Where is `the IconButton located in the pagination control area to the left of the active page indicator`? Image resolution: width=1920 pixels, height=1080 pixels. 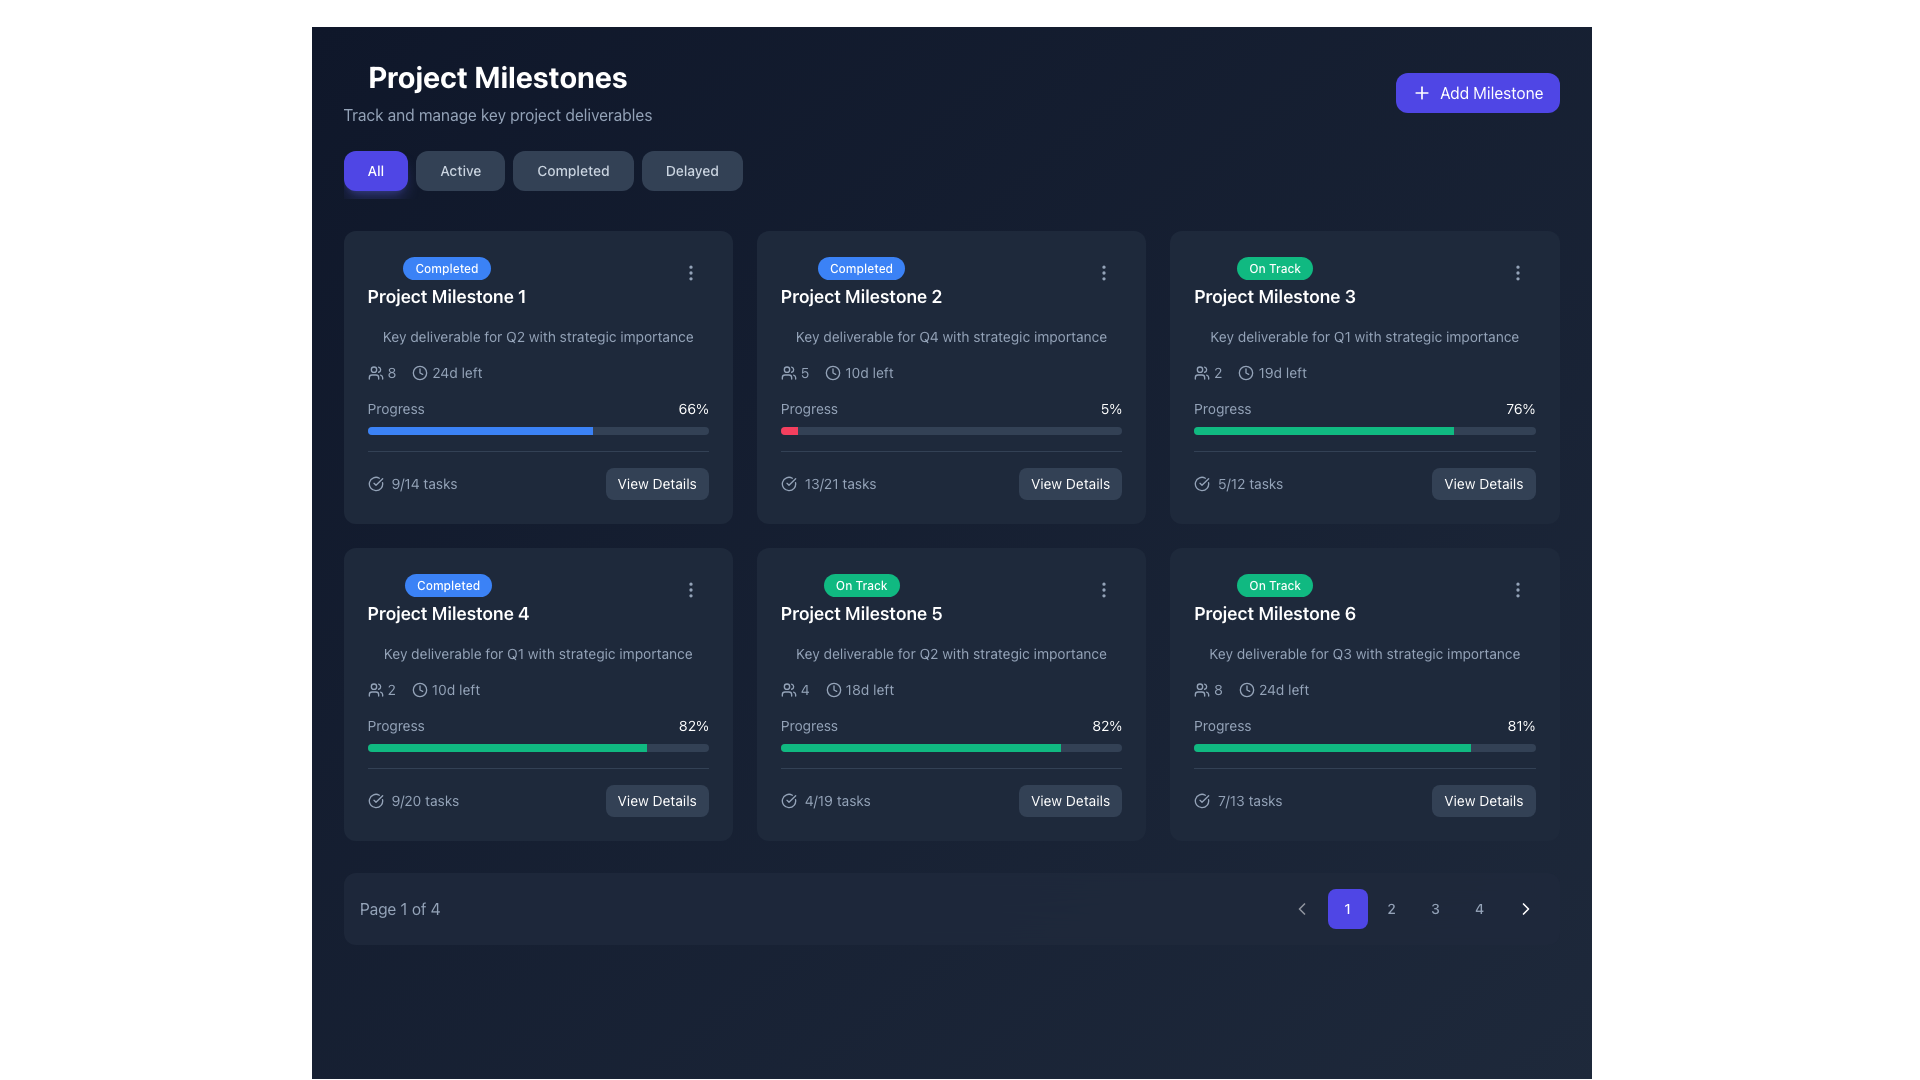 the IconButton located in the pagination control area to the left of the active page indicator is located at coordinates (1301, 909).